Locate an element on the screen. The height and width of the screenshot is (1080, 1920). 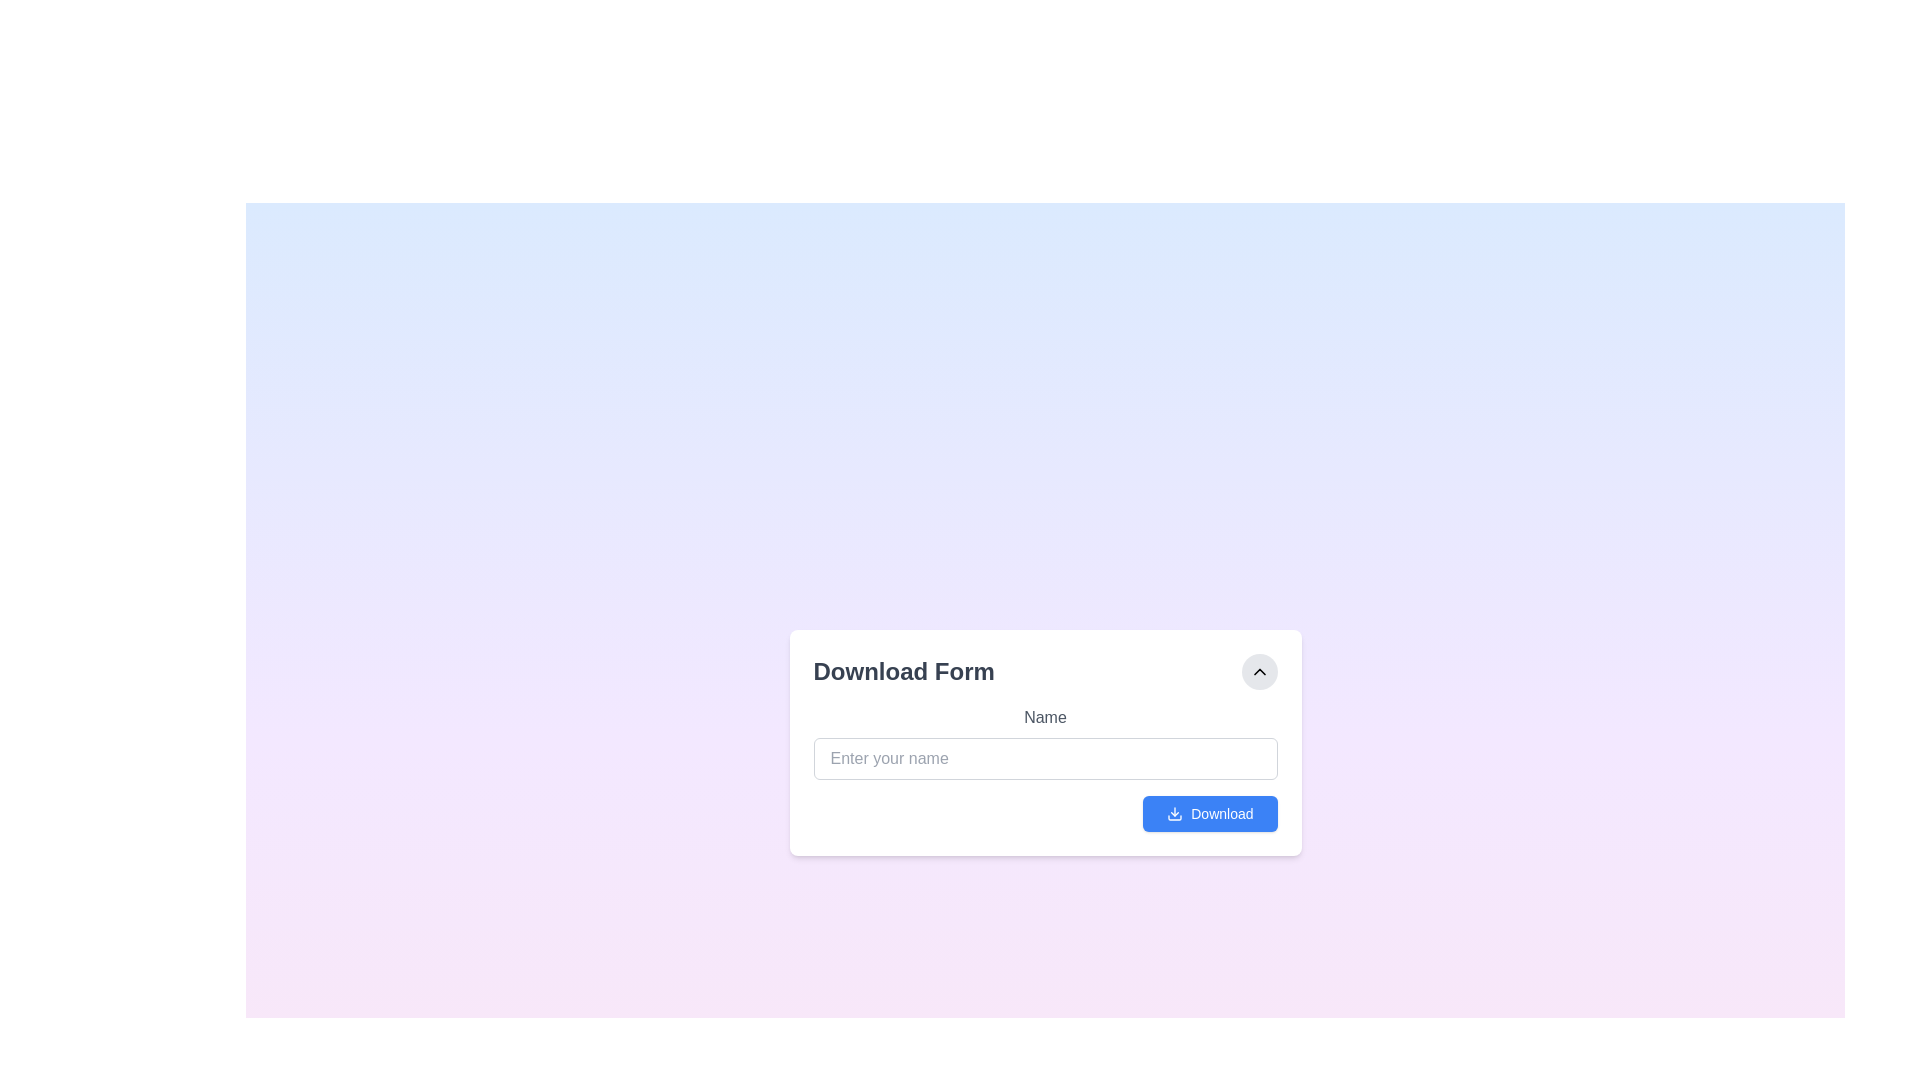
the circular button with a light gray background and a black upward-chevron icon is located at coordinates (1258, 671).